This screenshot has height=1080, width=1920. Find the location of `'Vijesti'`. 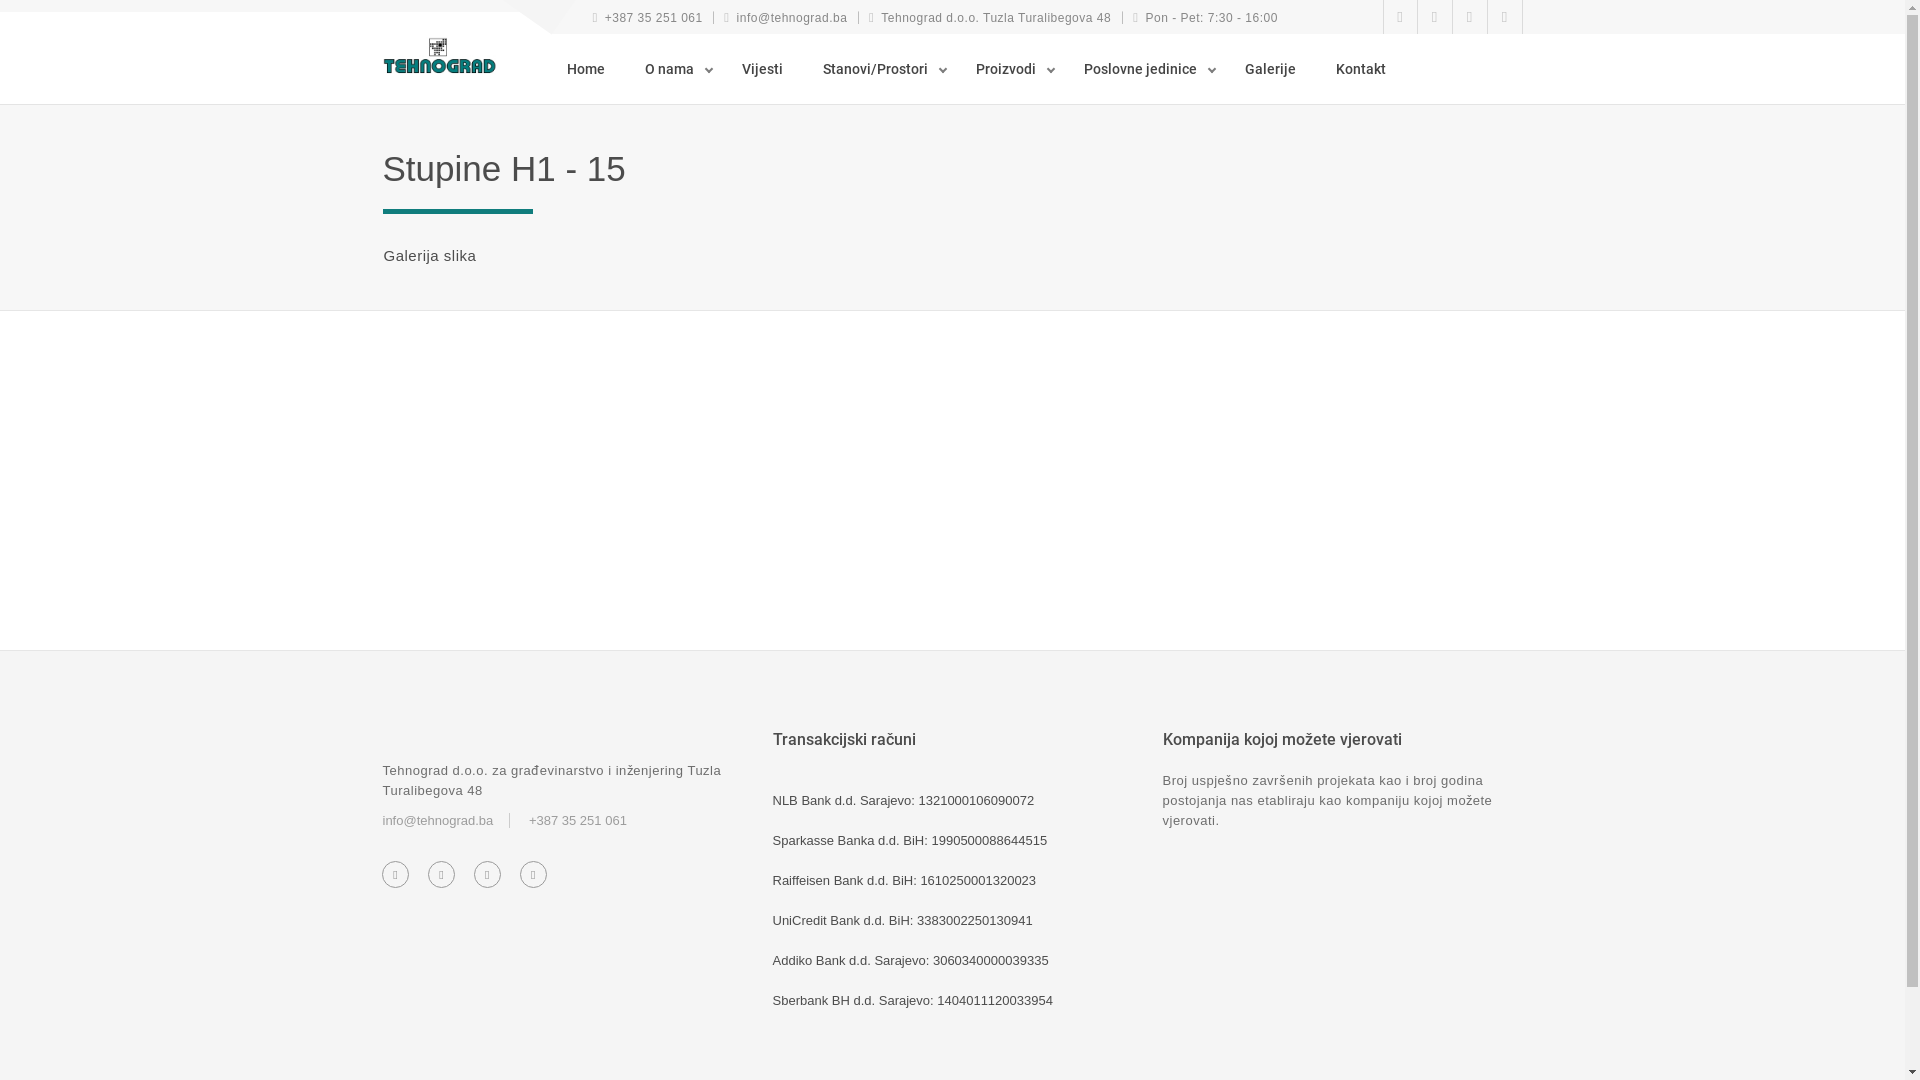

'Vijesti' is located at coordinates (766, 68).